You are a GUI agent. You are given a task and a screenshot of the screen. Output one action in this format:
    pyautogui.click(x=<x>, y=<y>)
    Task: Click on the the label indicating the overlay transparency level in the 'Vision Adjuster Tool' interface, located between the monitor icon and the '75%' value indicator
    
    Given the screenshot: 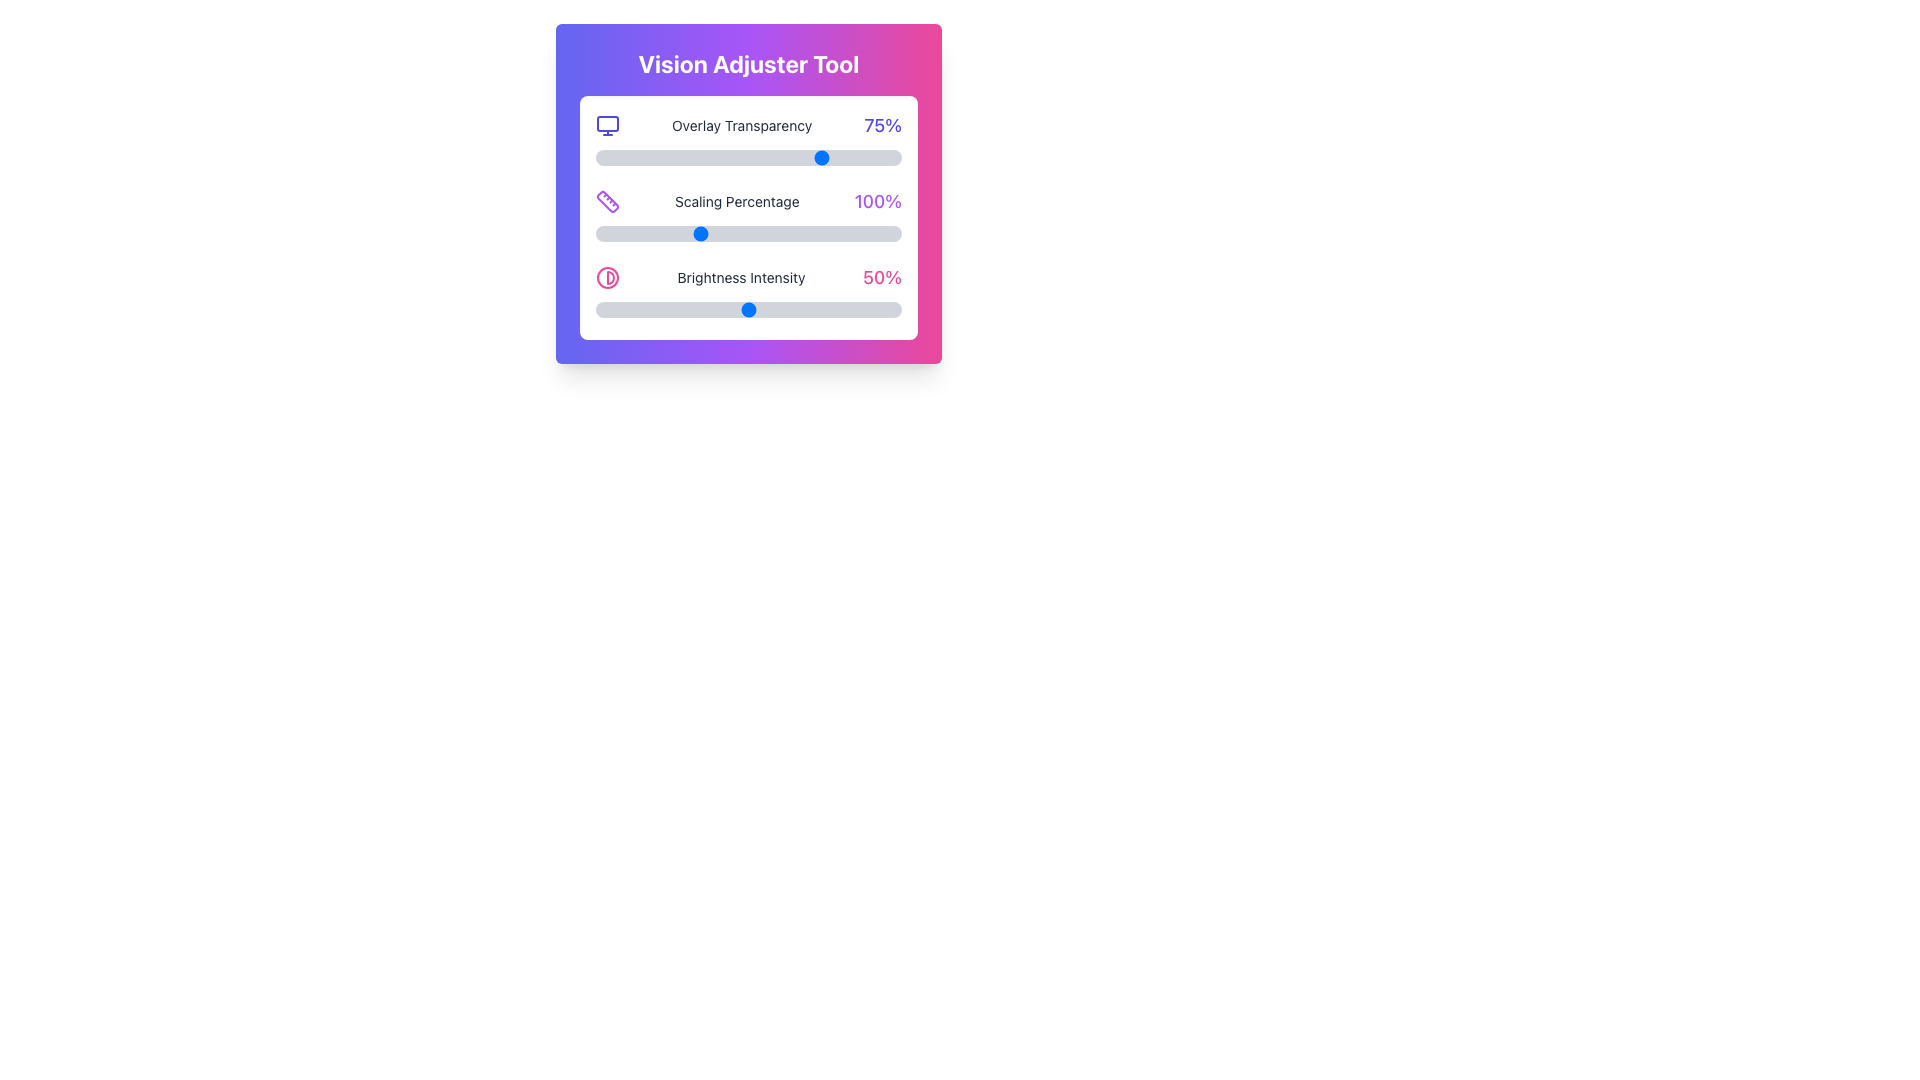 What is the action you would take?
    pyautogui.click(x=741, y=126)
    